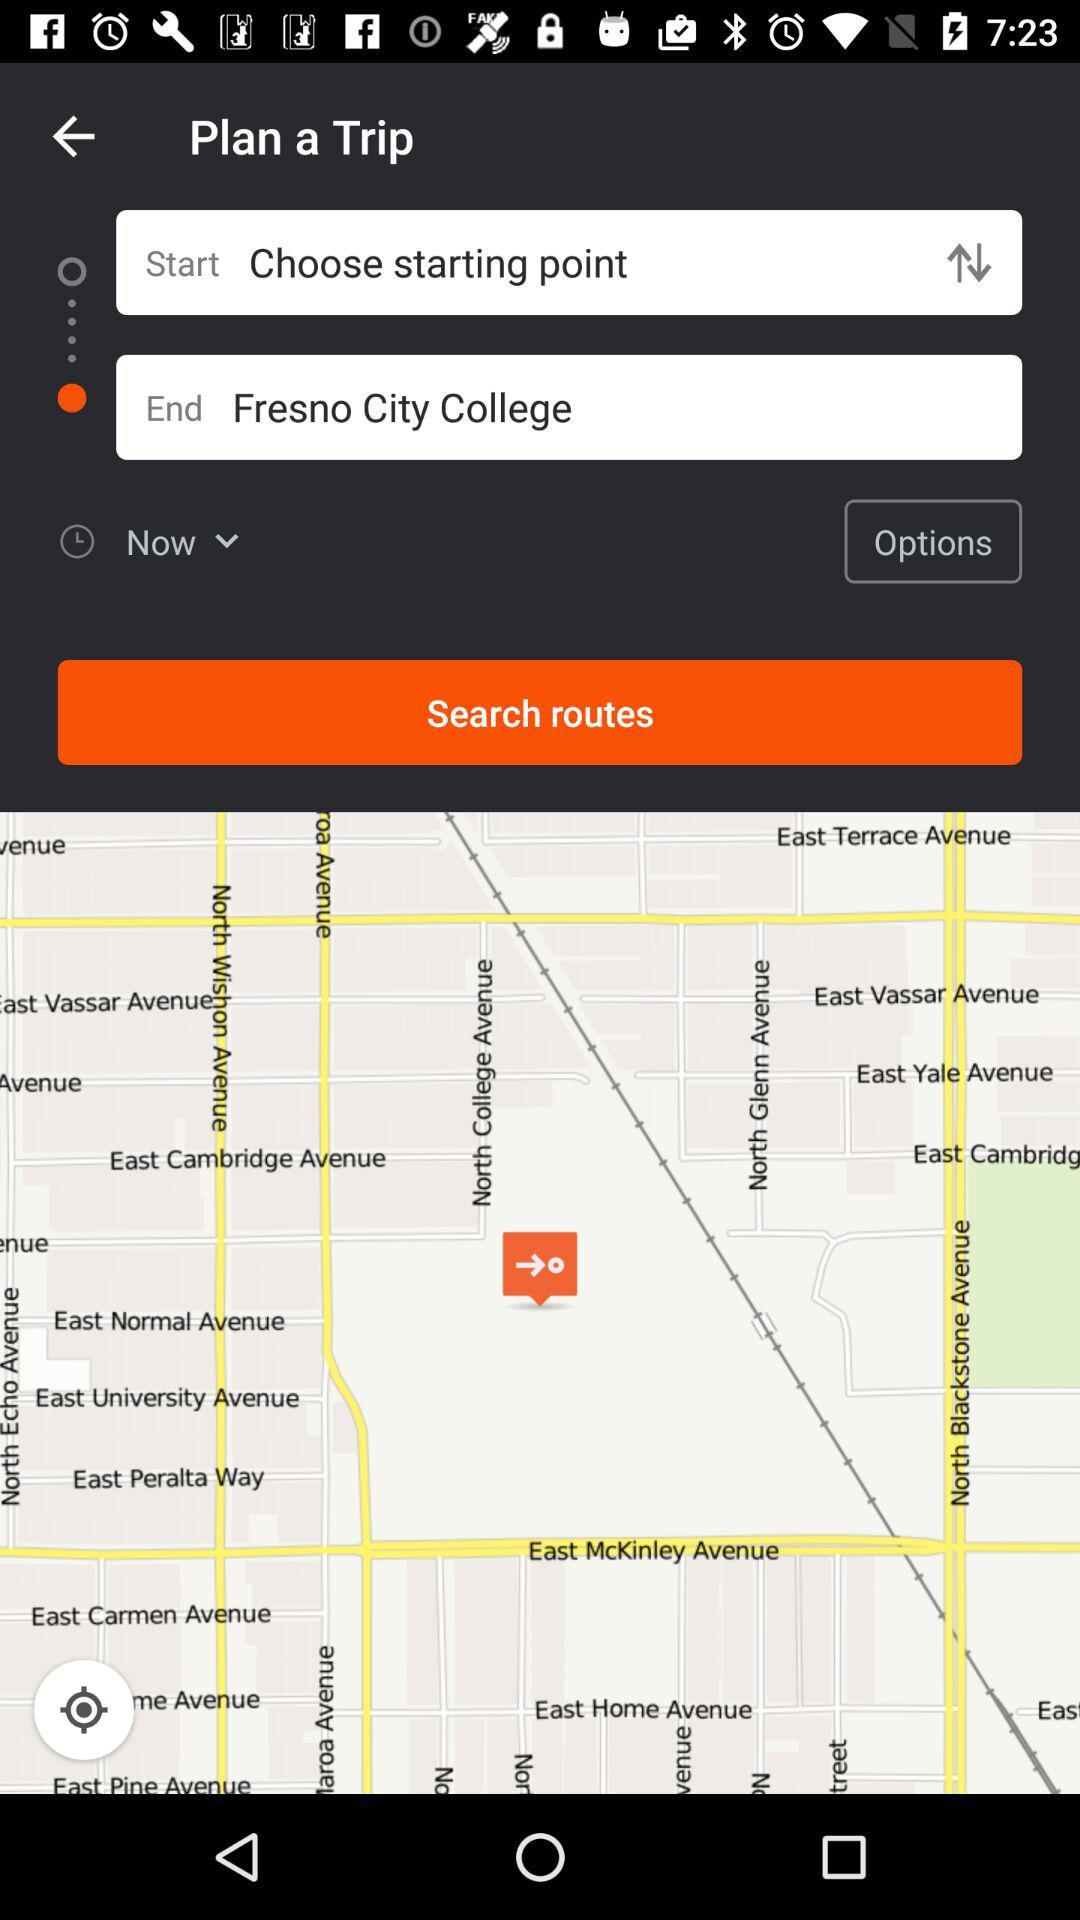  I want to click on the icon next to the start, so click(582, 261).